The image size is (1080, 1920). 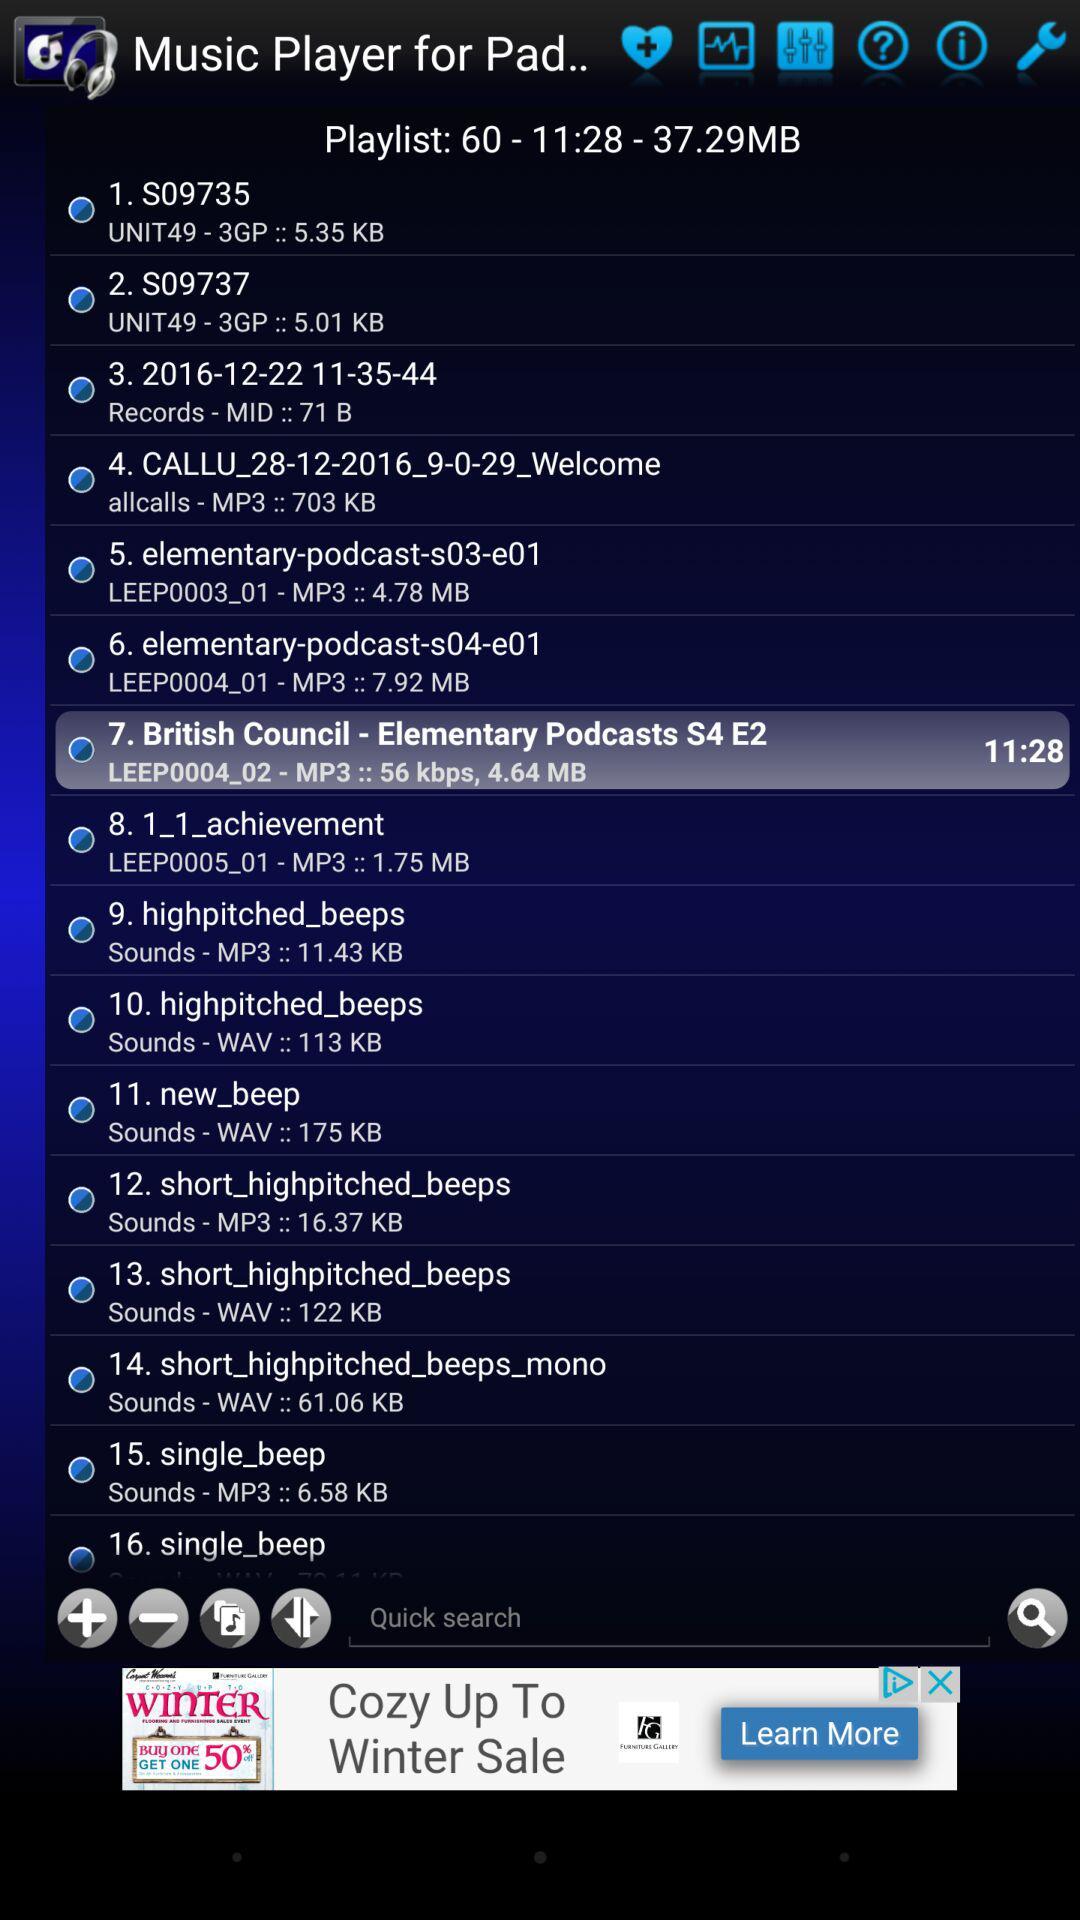 What do you see at coordinates (86, 1618) in the screenshot?
I see `item` at bounding box center [86, 1618].